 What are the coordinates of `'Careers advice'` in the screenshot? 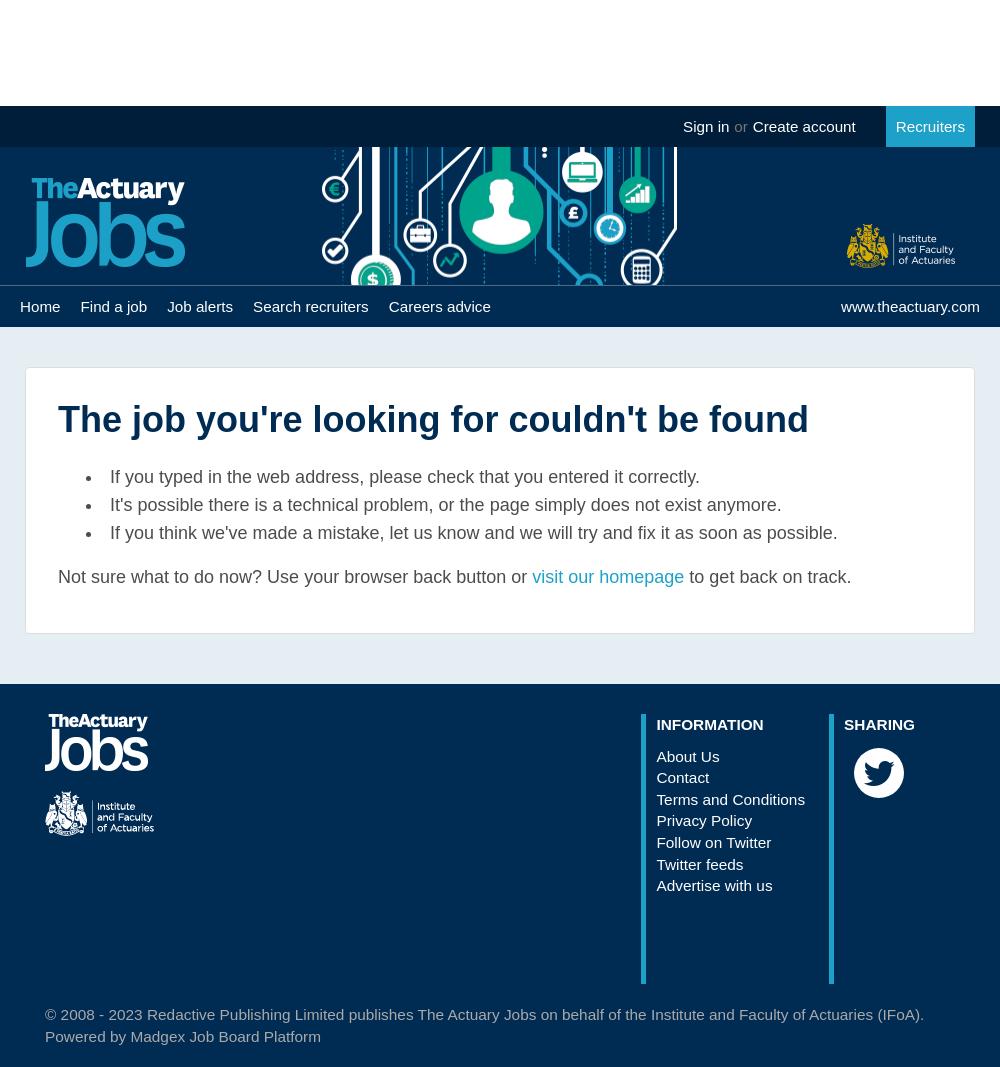 It's located at (388, 306).